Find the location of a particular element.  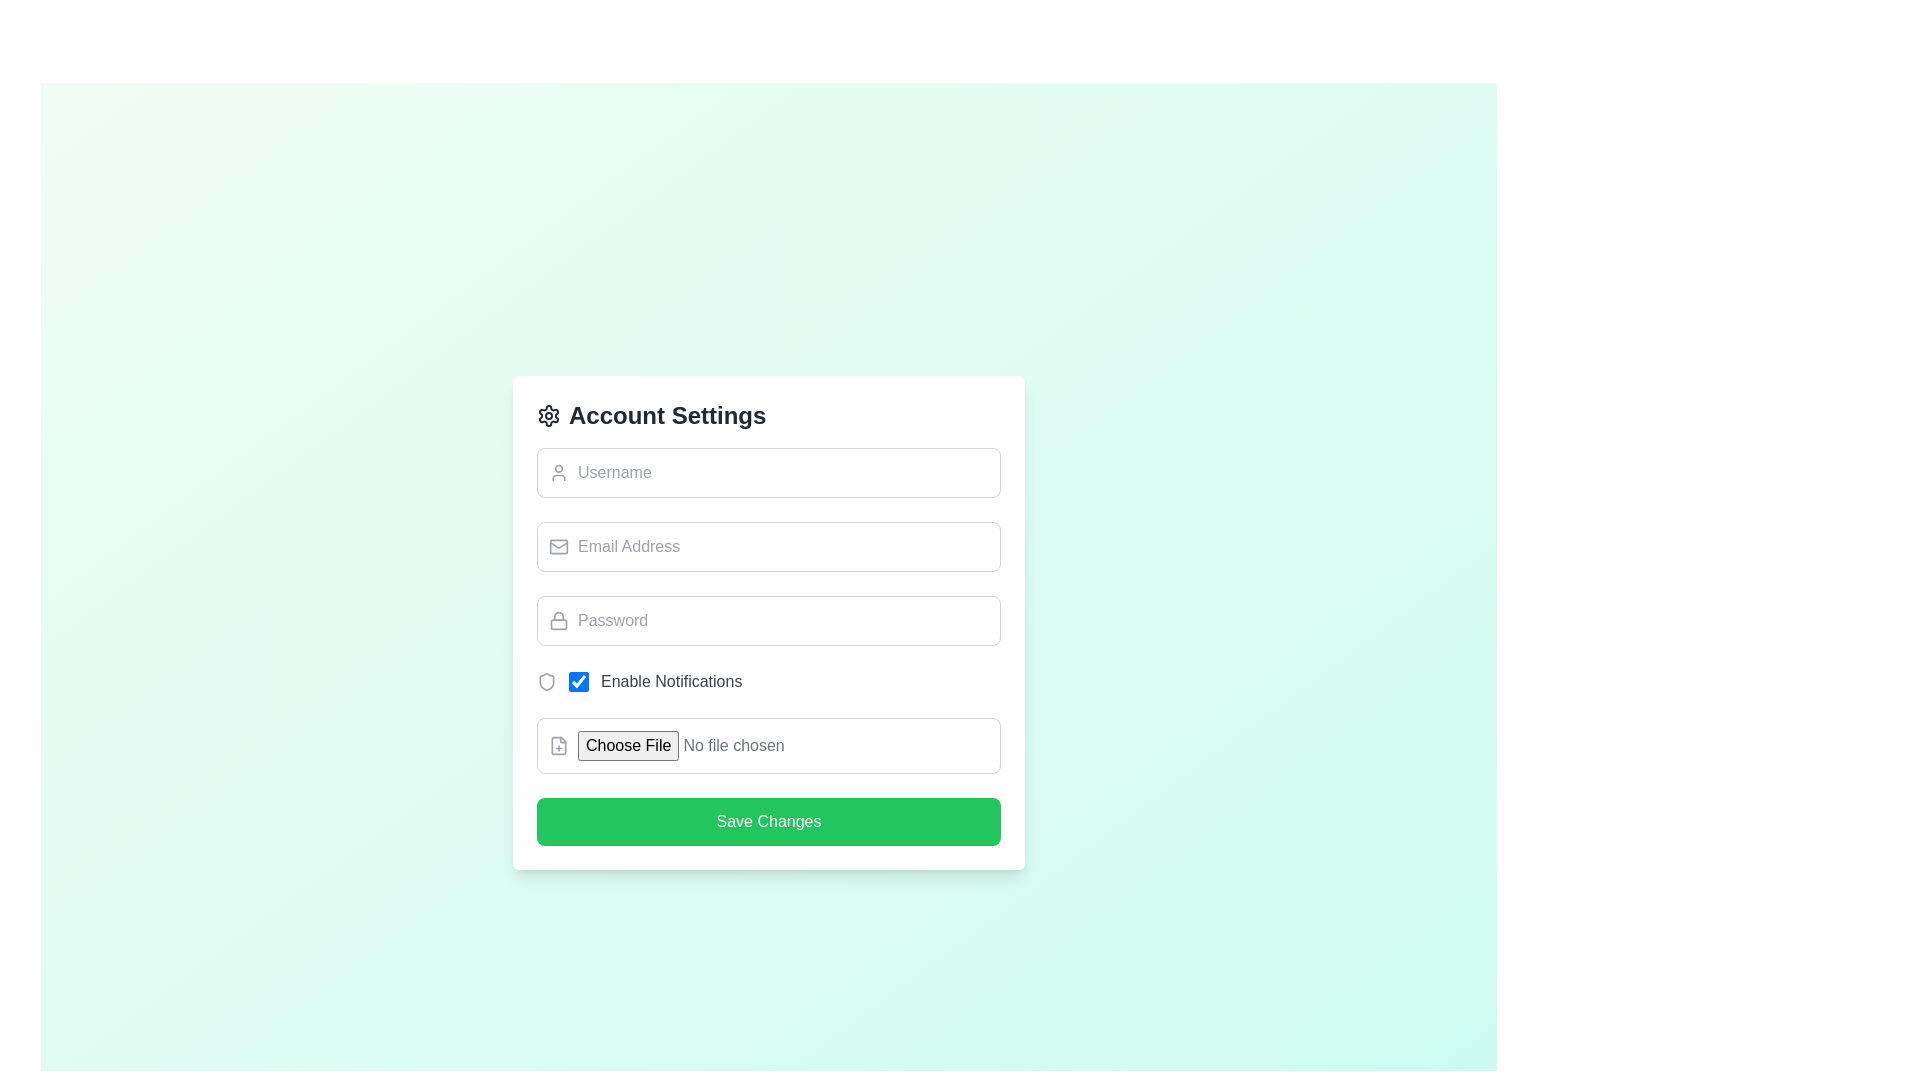

the decorative icon located at the far left of the 'Username' text input field, which helps users identify the purpose of the input field is located at coordinates (558, 473).